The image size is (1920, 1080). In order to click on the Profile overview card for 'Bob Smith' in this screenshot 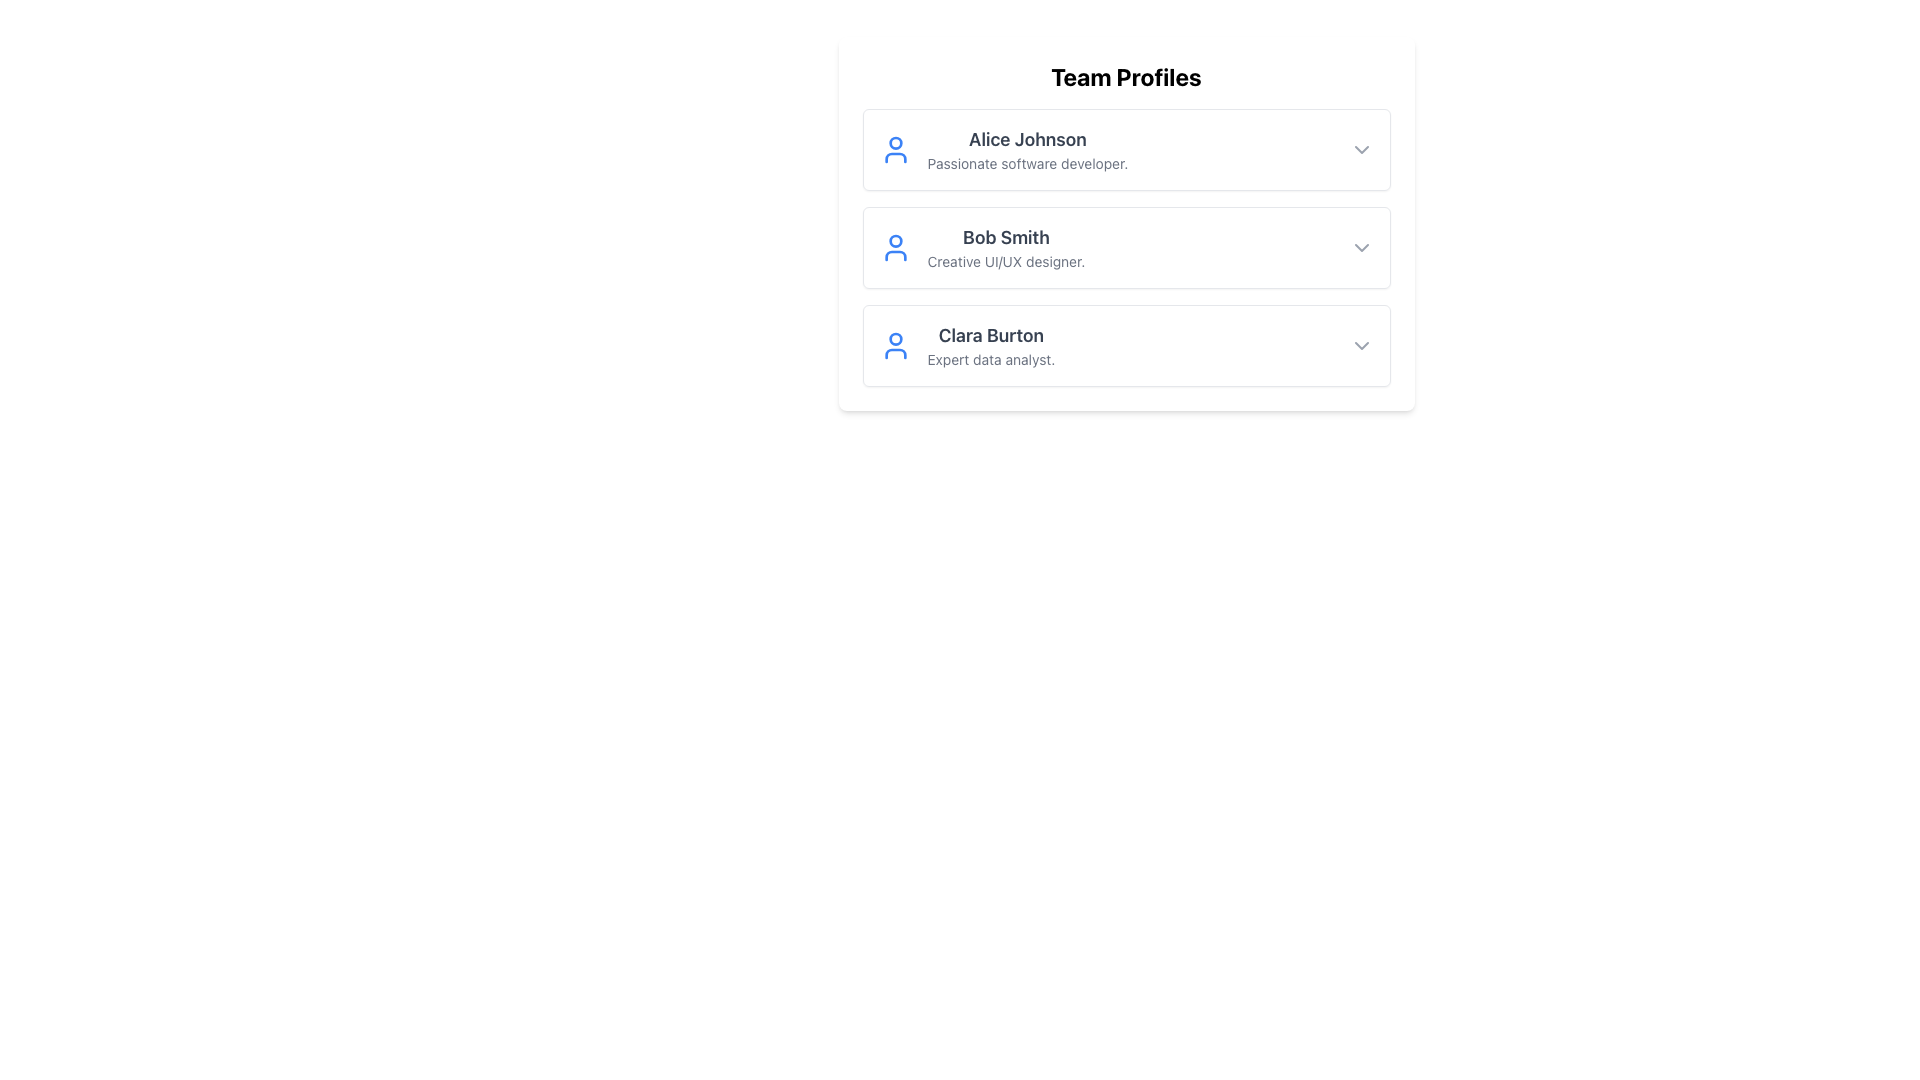, I will do `click(1126, 246)`.